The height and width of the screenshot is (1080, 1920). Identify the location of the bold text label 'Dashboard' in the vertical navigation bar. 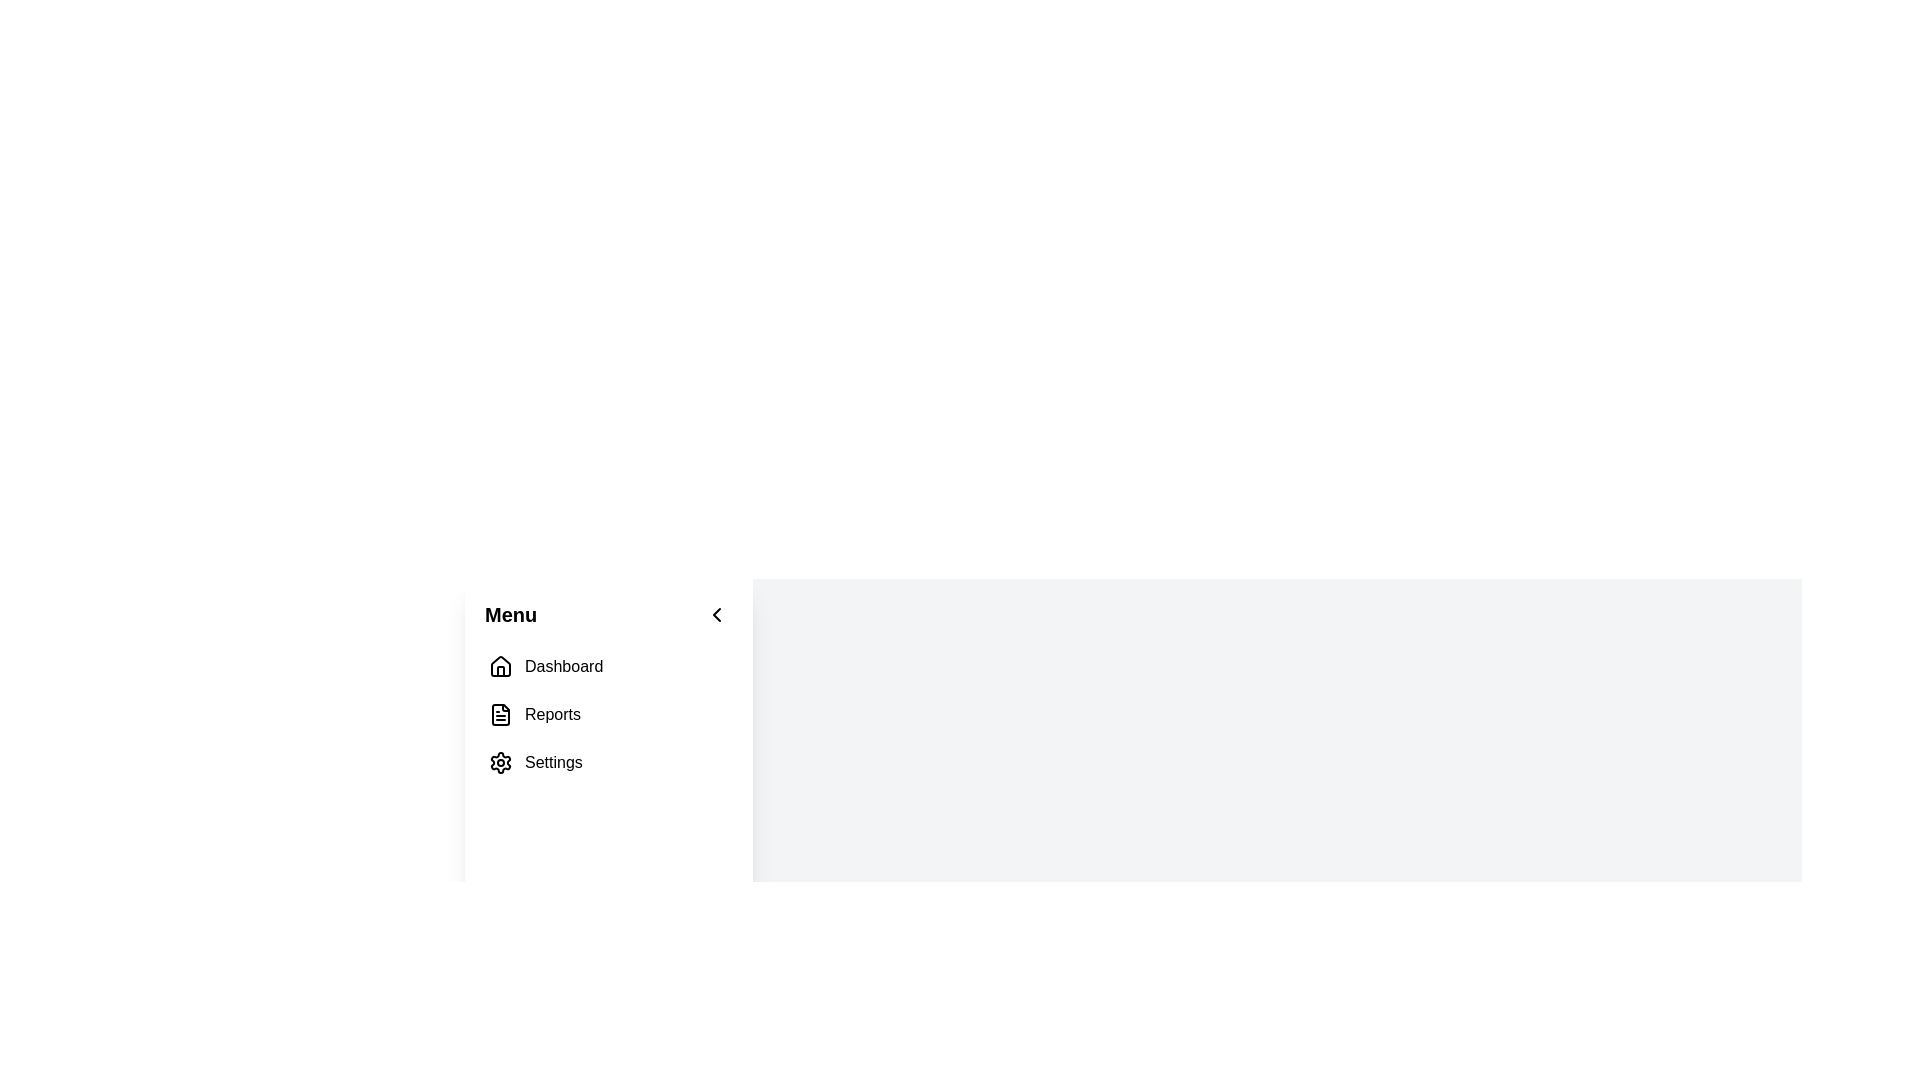
(563, 667).